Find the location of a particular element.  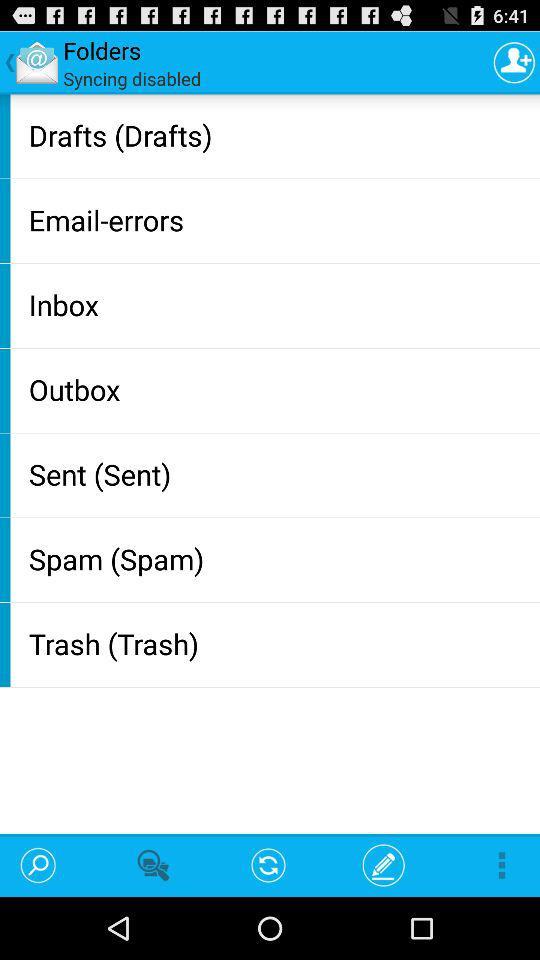

contacts is located at coordinates (514, 62).